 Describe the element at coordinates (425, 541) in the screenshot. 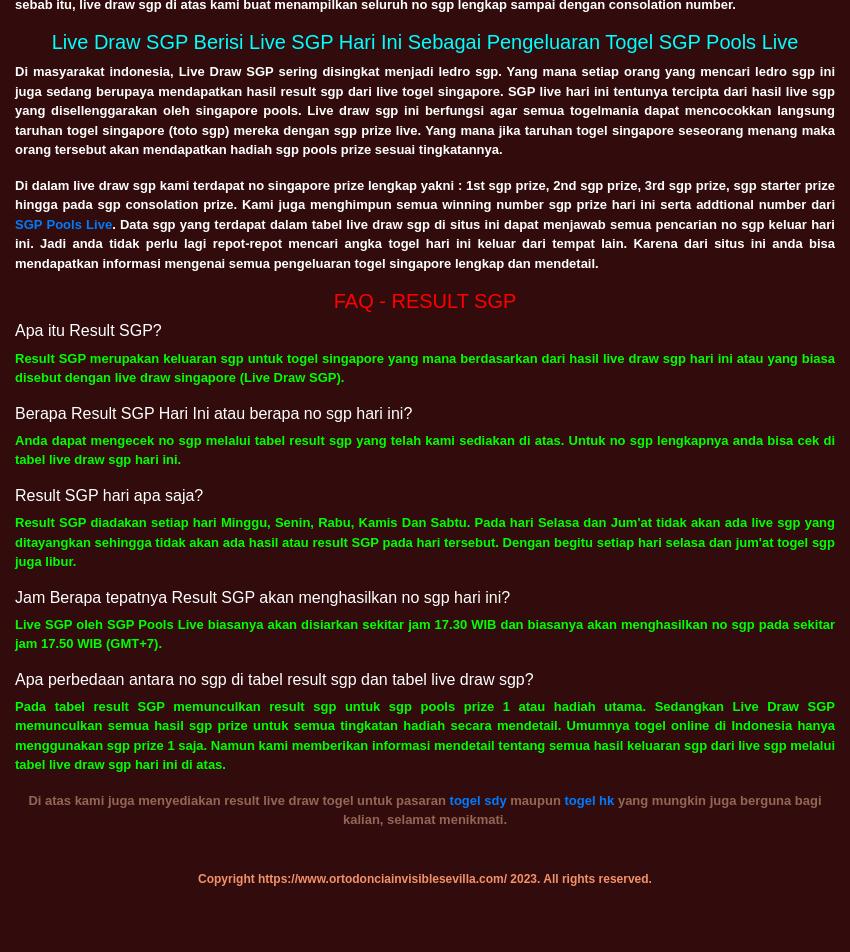

I see `'Result SGP diadakan setiap hari Minggu, Senin, Rabu, Kamis Dan Sabtu. Pada hari Selasa dan Jum'at tidak akan ada live sgp yang ditayangkan sehingga tidak akan ada hasil atau result SGP pada hari tersebut. Dengan begitu setiap hari selasa dan jum'at togel sgp juga libur.'` at that location.